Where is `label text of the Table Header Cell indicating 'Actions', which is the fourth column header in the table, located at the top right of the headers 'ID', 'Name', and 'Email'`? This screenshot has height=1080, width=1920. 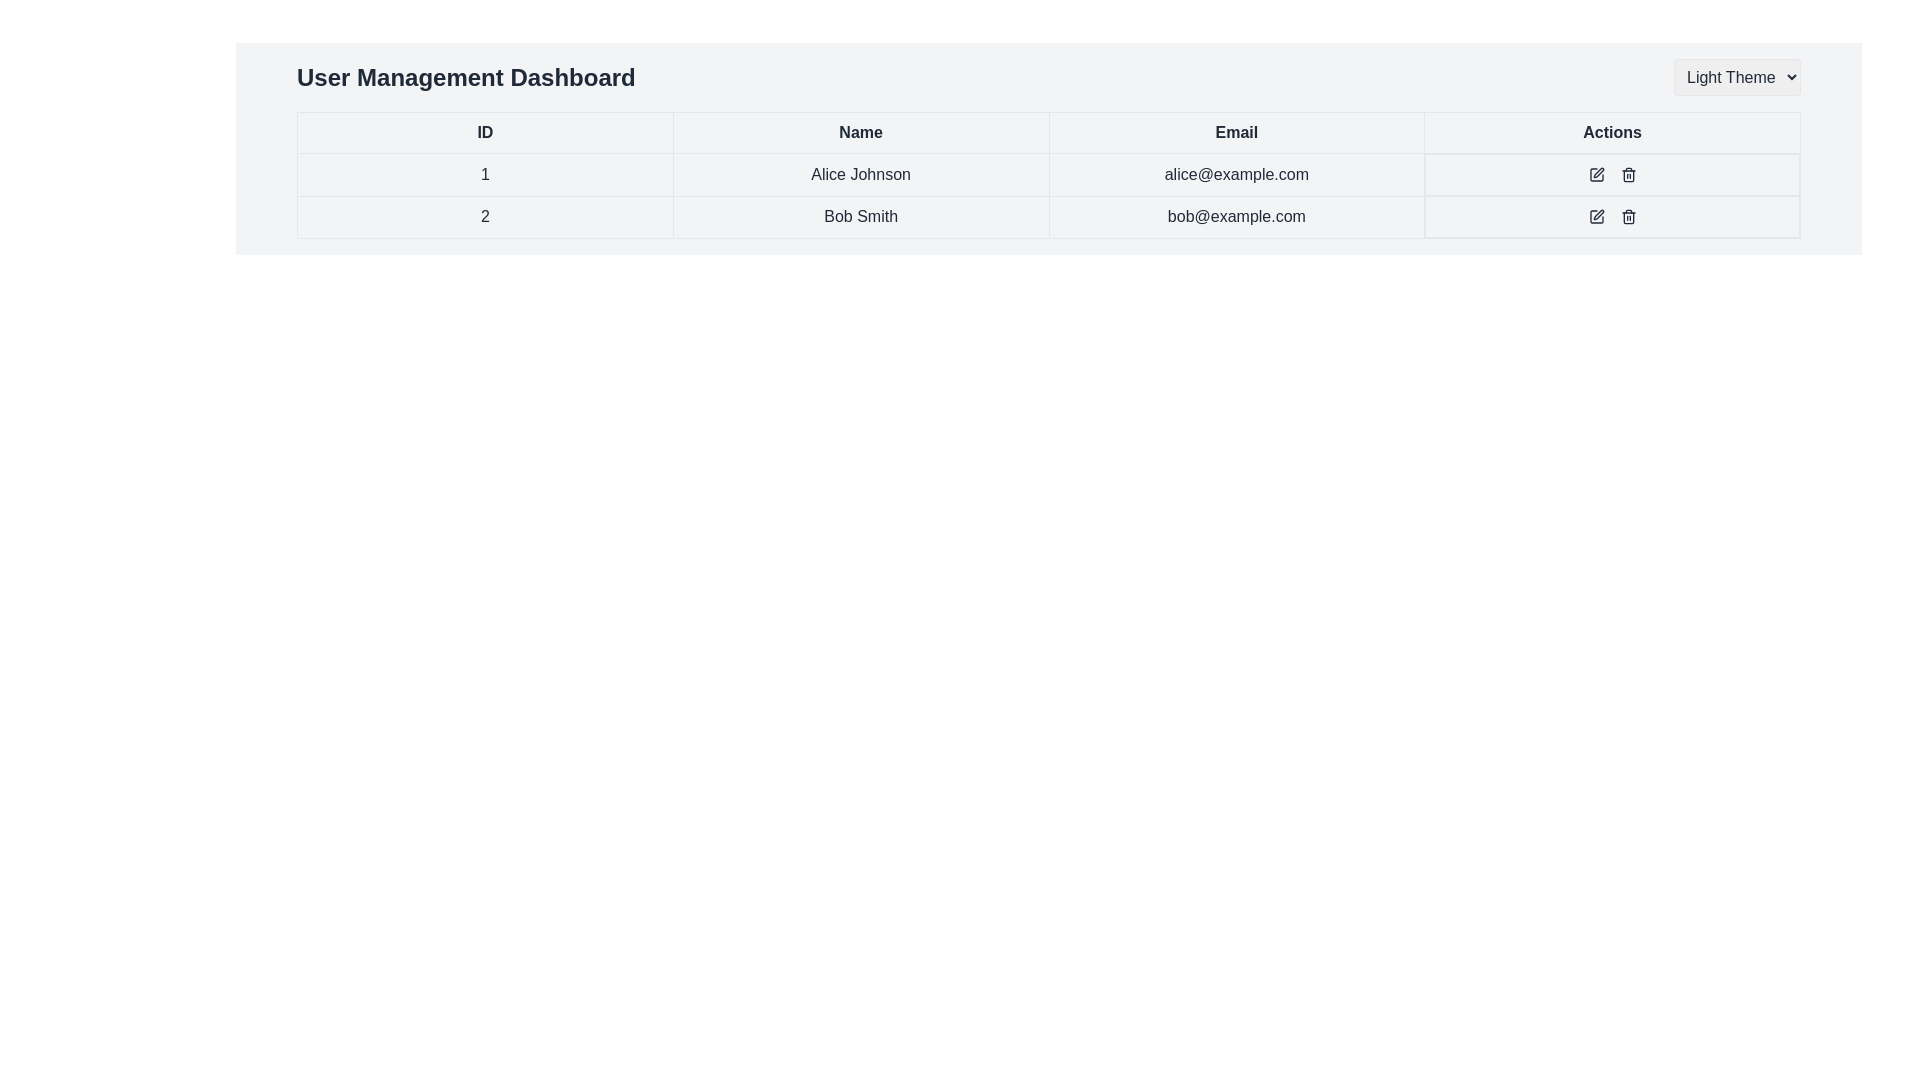
label text of the Table Header Cell indicating 'Actions', which is the fourth column header in the table, located at the top right of the headers 'ID', 'Name', and 'Email' is located at coordinates (1612, 132).